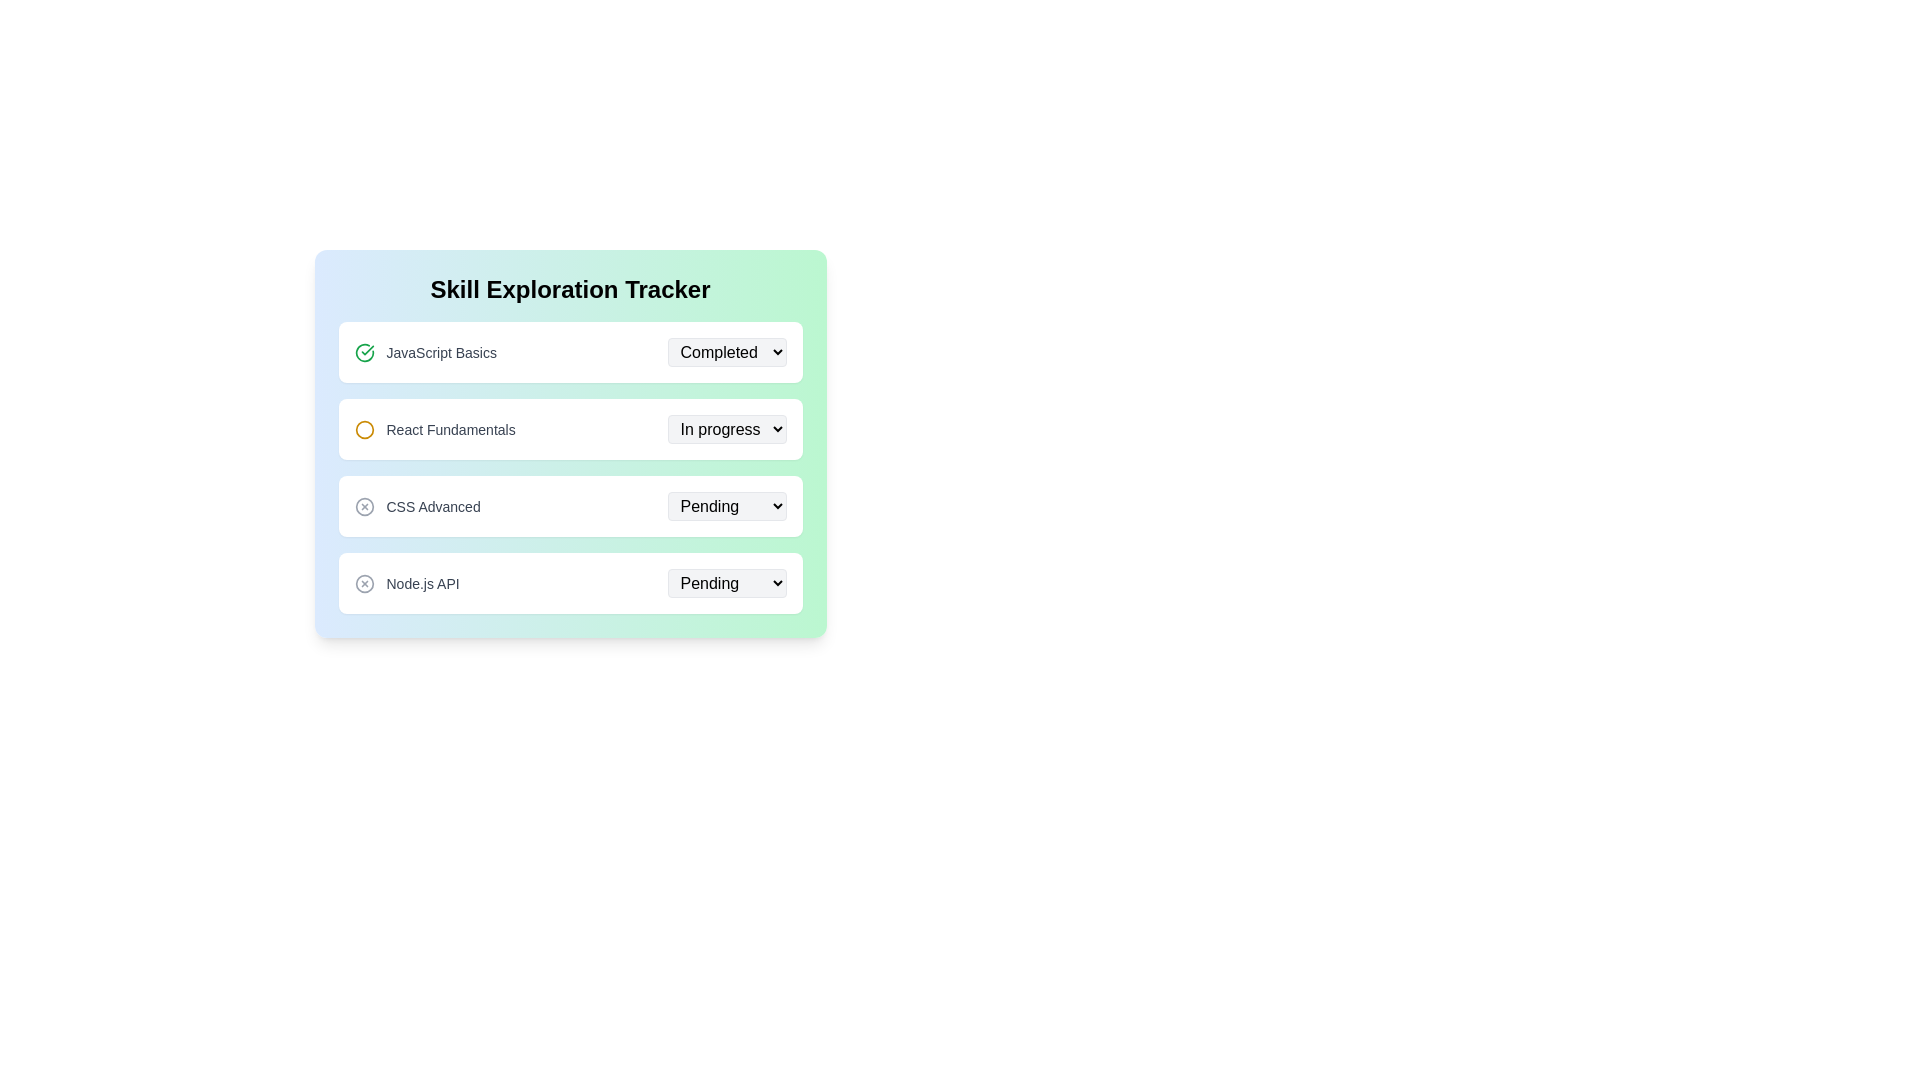 The image size is (1920, 1080). Describe the element at coordinates (424, 351) in the screenshot. I see `the 'JavaScript Basics' text label with the green checkmark icon` at that location.